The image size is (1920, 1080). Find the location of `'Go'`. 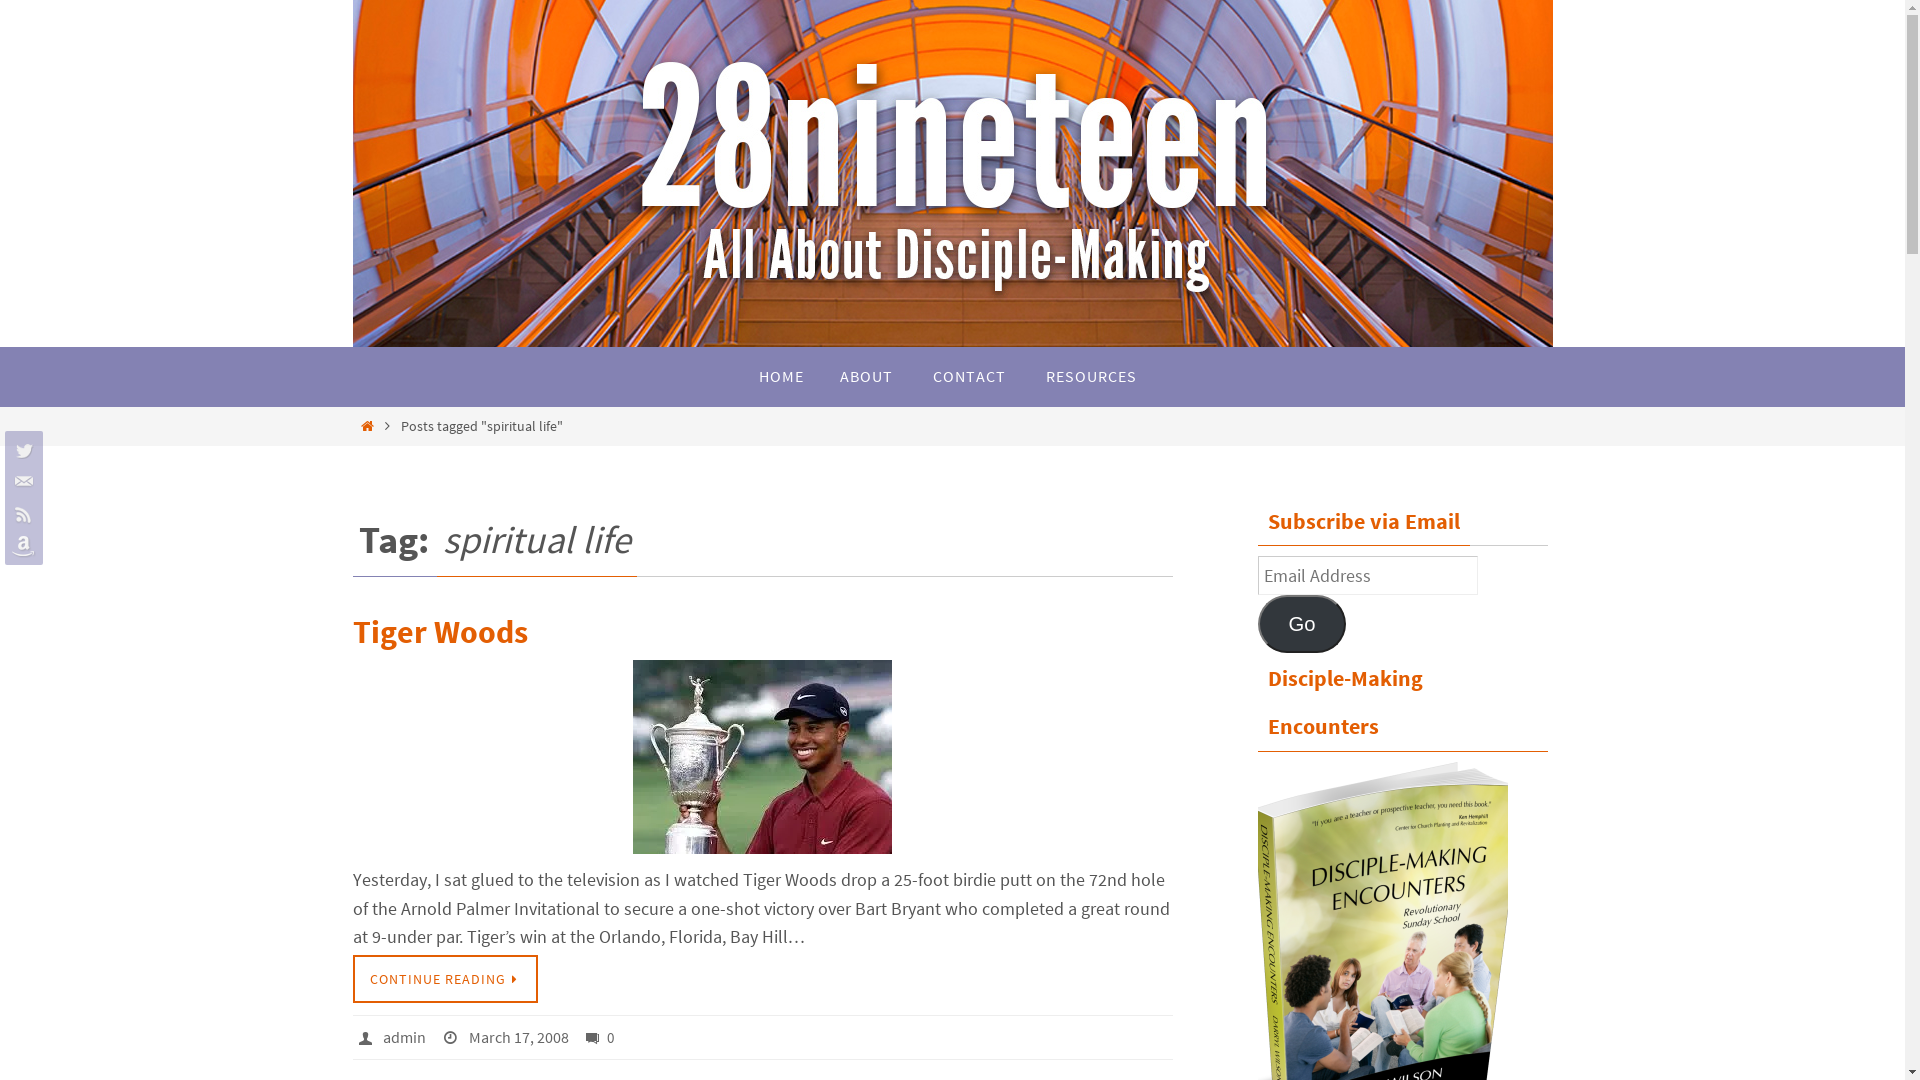

'Go' is located at coordinates (1302, 623).